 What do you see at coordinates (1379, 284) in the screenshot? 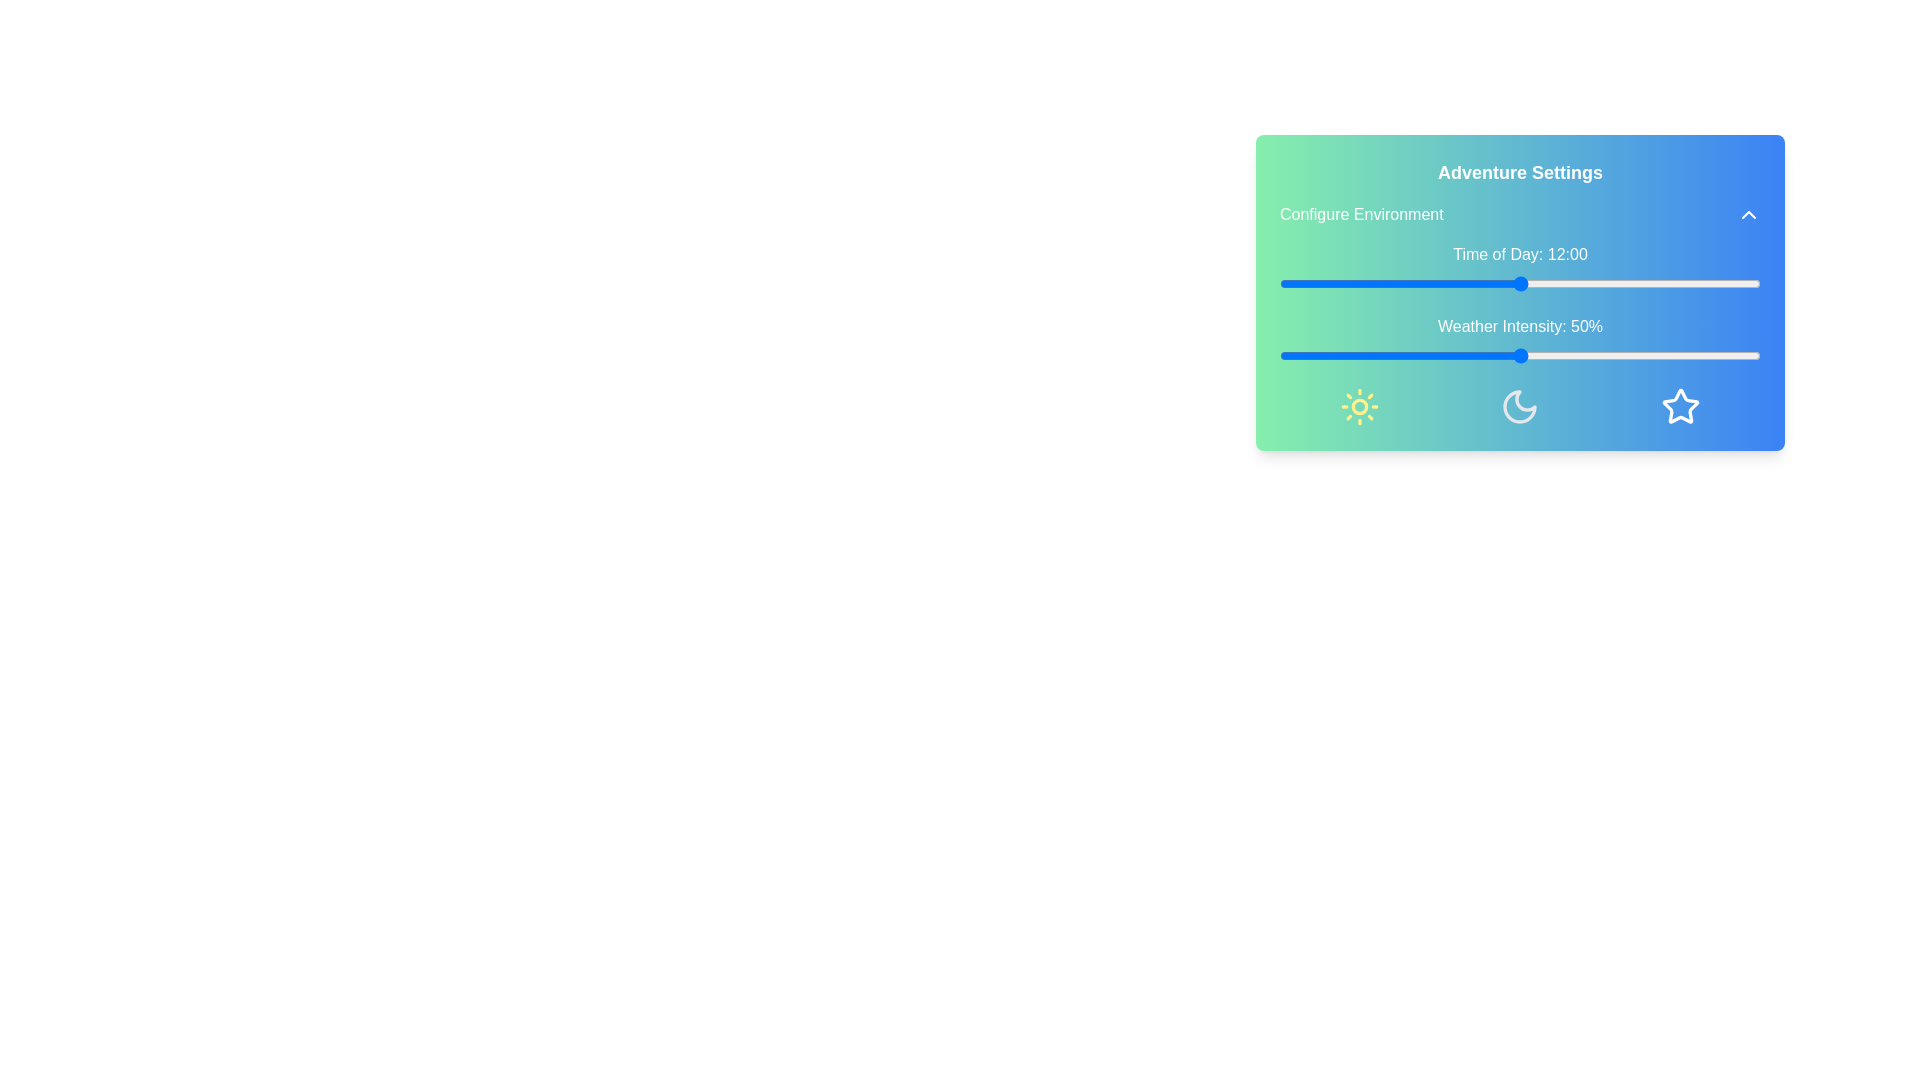
I see `the 'Time of Day' slider to 5 hours` at bounding box center [1379, 284].